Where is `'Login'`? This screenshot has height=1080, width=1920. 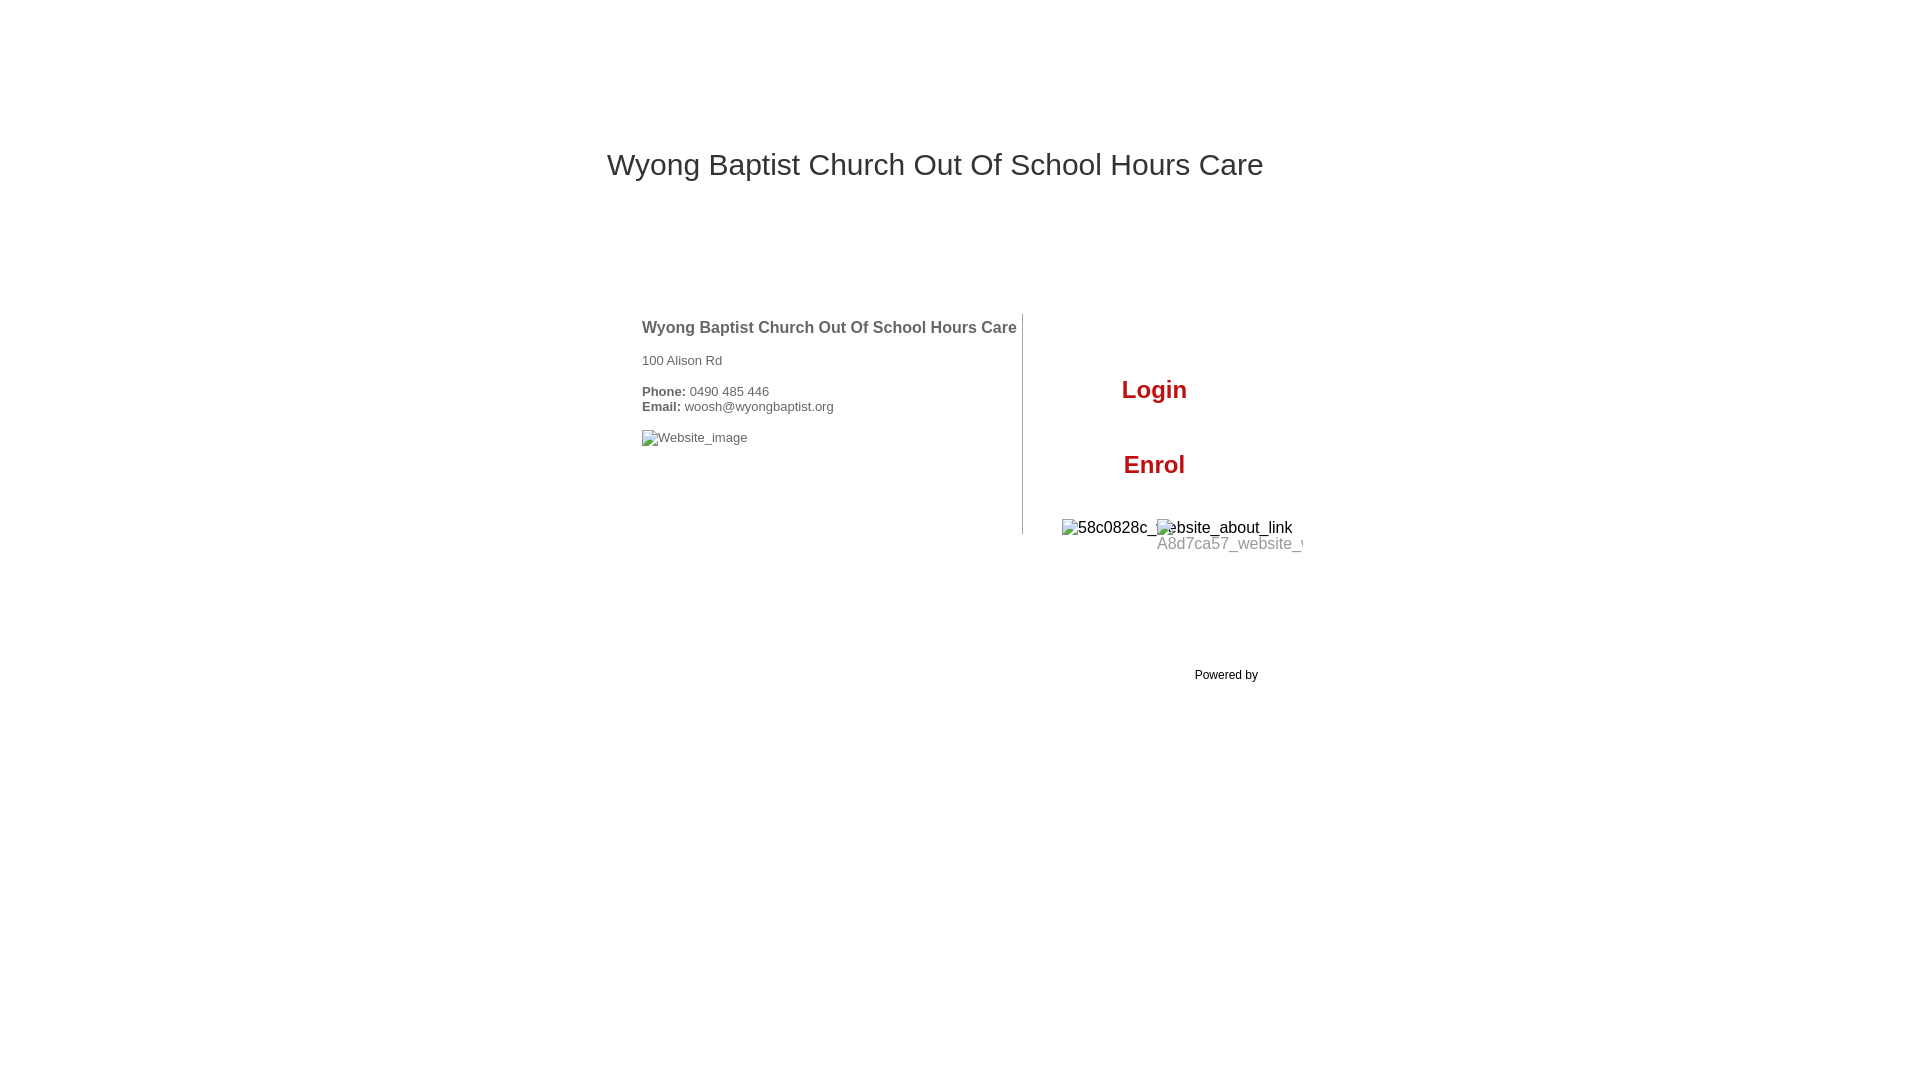
'Login' is located at coordinates (1154, 401).